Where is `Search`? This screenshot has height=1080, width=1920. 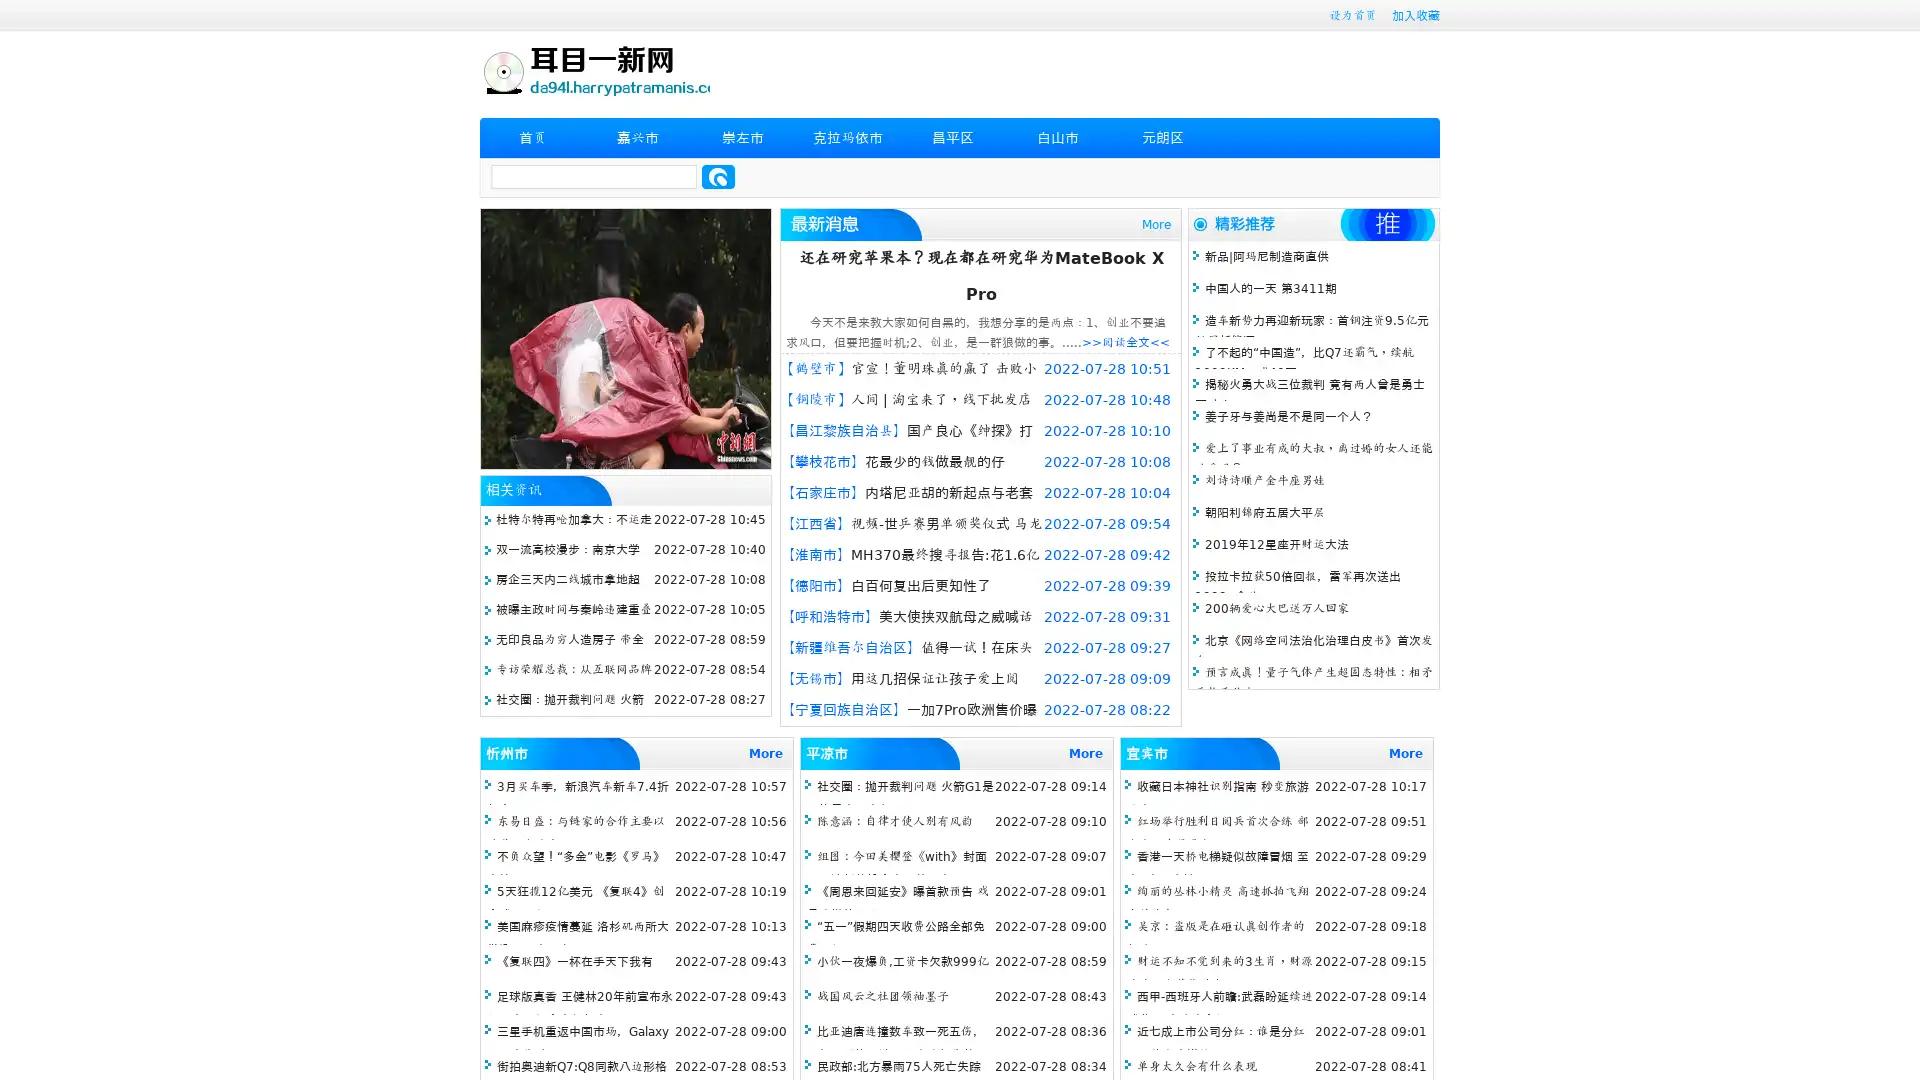
Search is located at coordinates (718, 176).